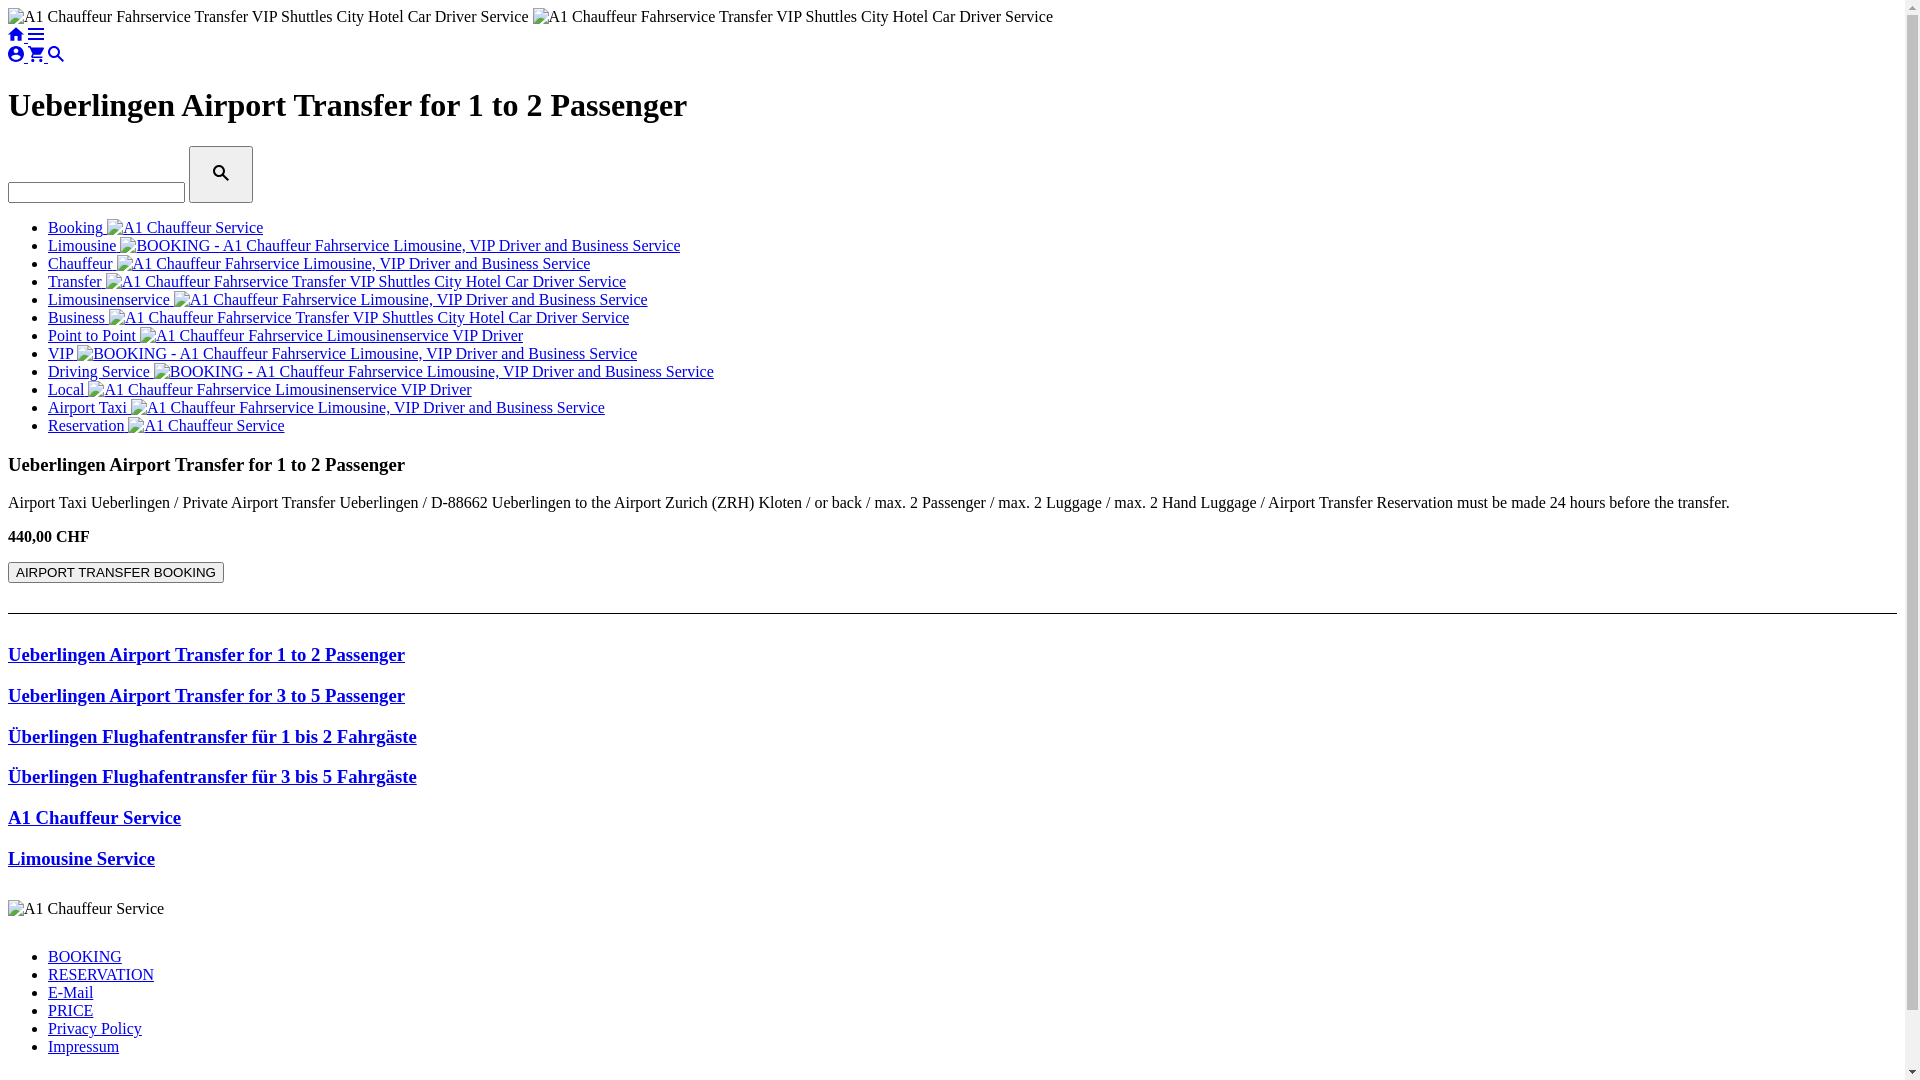 This screenshot has width=1920, height=1080. Describe the element at coordinates (48, 389) in the screenshot. I see `'Local'` at that location.